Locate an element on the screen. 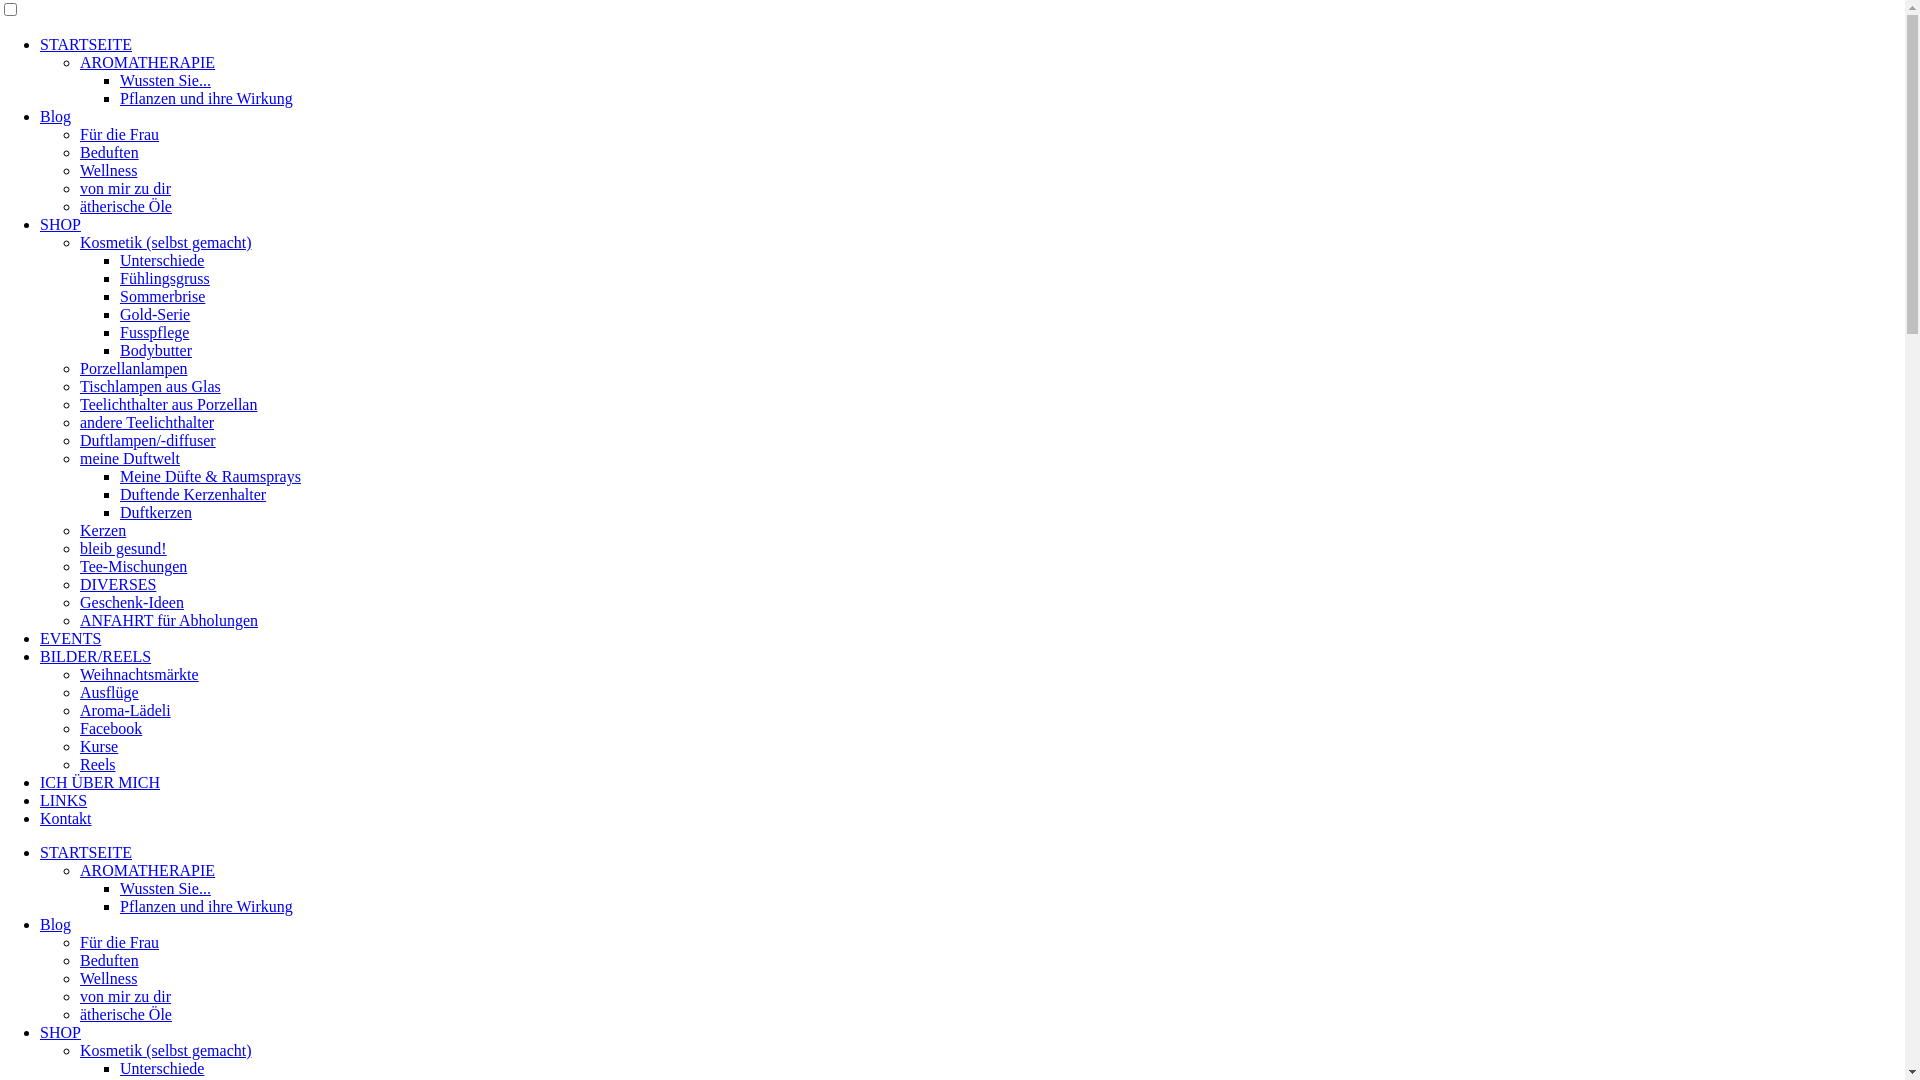  'Wellness' is located at coordinates (107, 169).